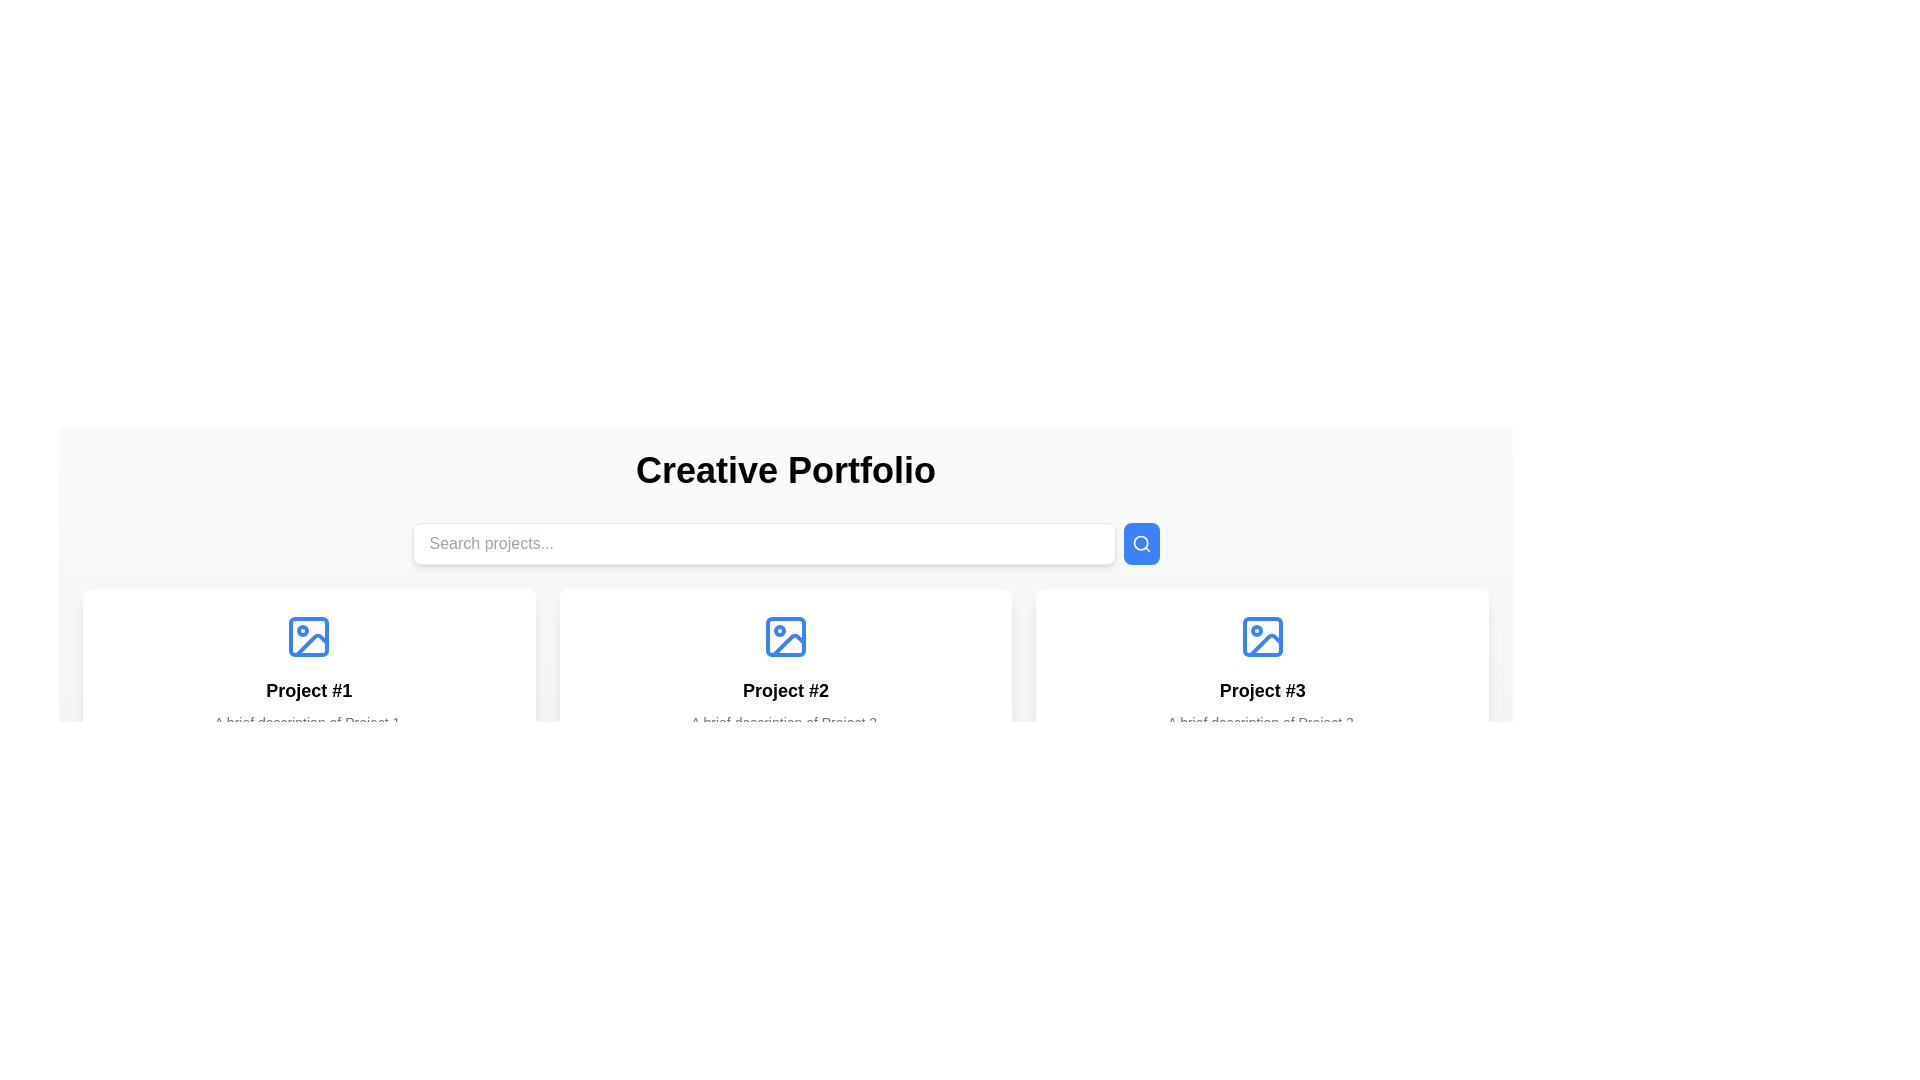 The image size is (1920, 1080). Describe the element at coordinates (1141, 543) in the screenshot. I see `the magnifying glass icon in the blue circular button next to the search bar` at that location.